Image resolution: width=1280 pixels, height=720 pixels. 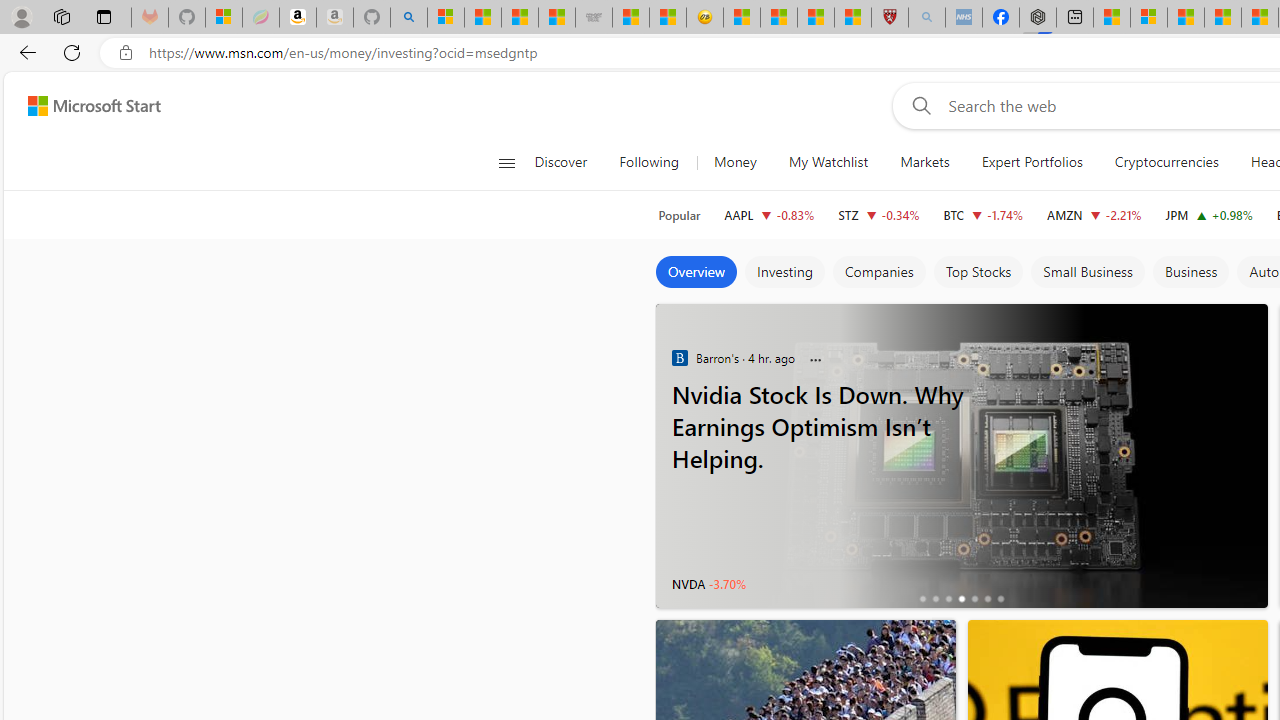 I want to click on 'Web search', so click(x=916, y=105).